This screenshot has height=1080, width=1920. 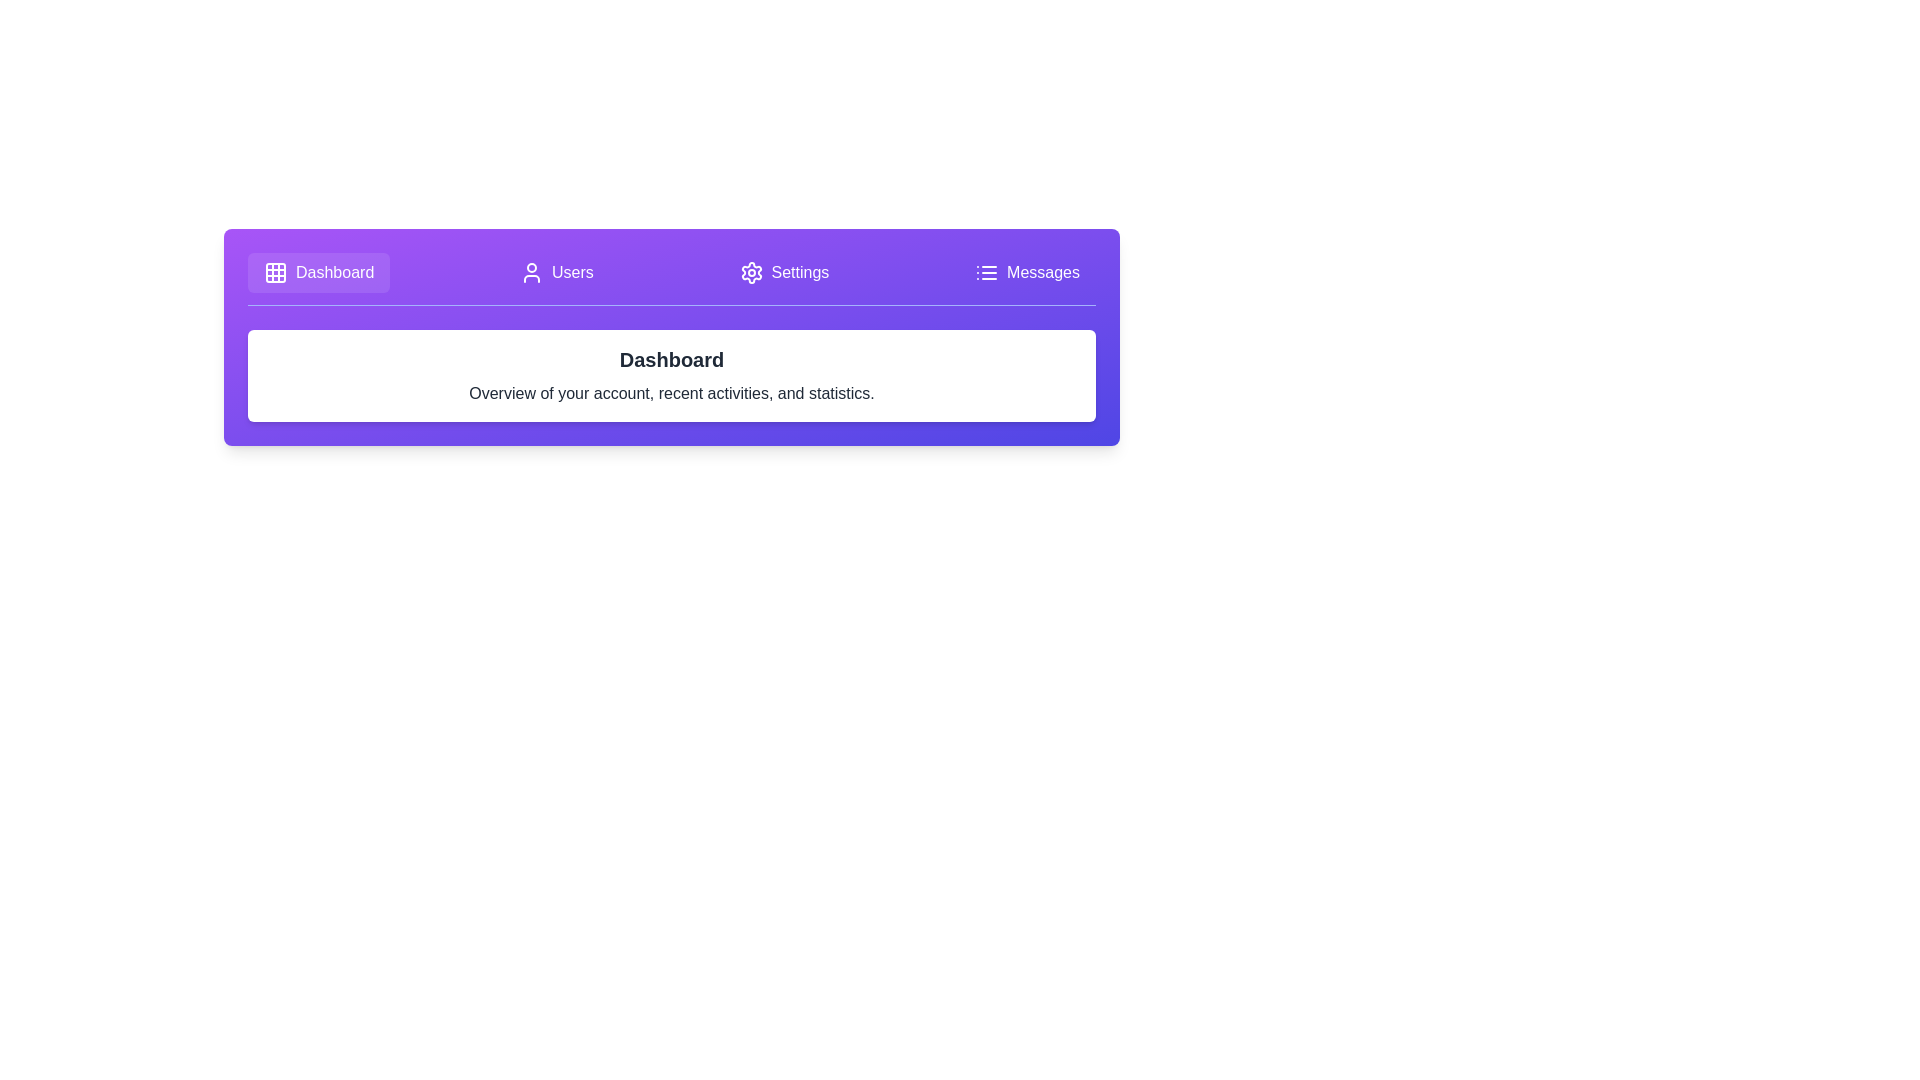 I want to click on the 'Users' button in the navigation bar, so click(x=556, y=273).